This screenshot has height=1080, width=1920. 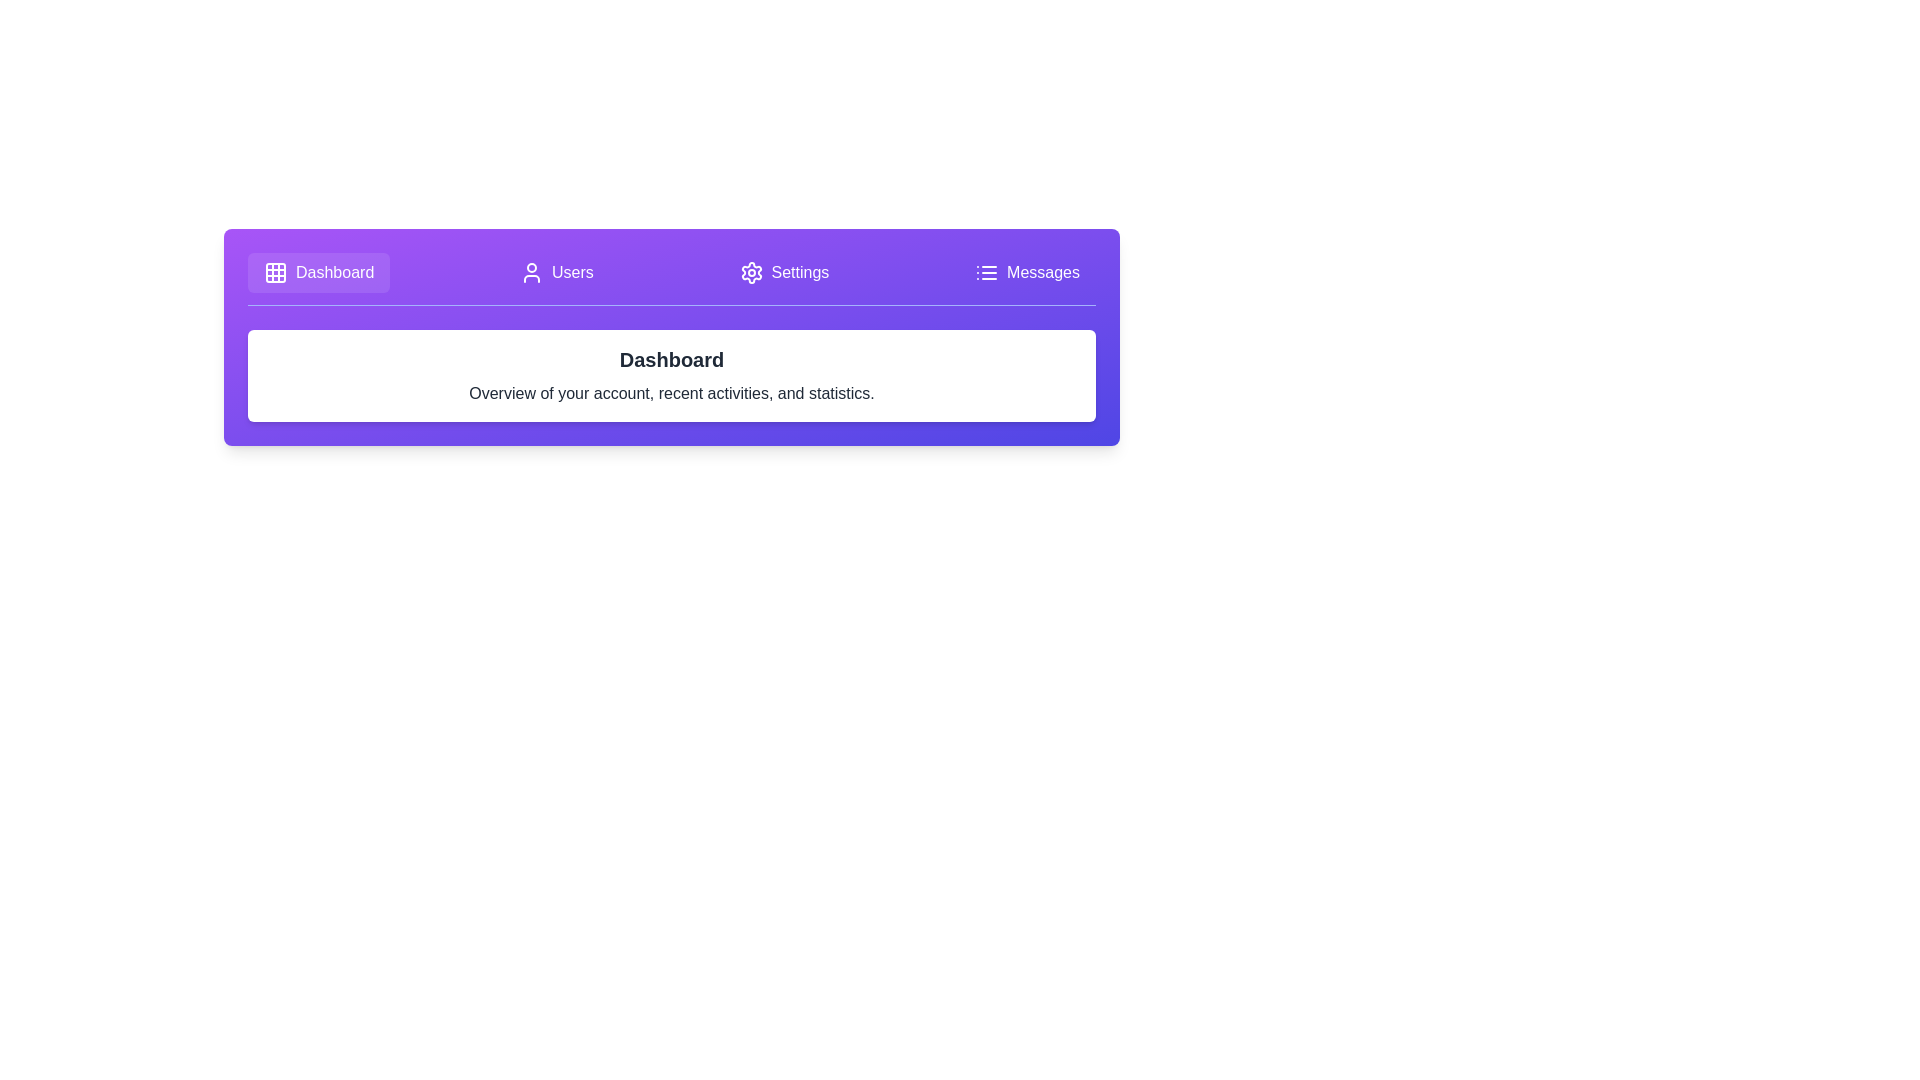 I want to click on the 'Users' button in the navigation bar, so click(x=556, y=273).